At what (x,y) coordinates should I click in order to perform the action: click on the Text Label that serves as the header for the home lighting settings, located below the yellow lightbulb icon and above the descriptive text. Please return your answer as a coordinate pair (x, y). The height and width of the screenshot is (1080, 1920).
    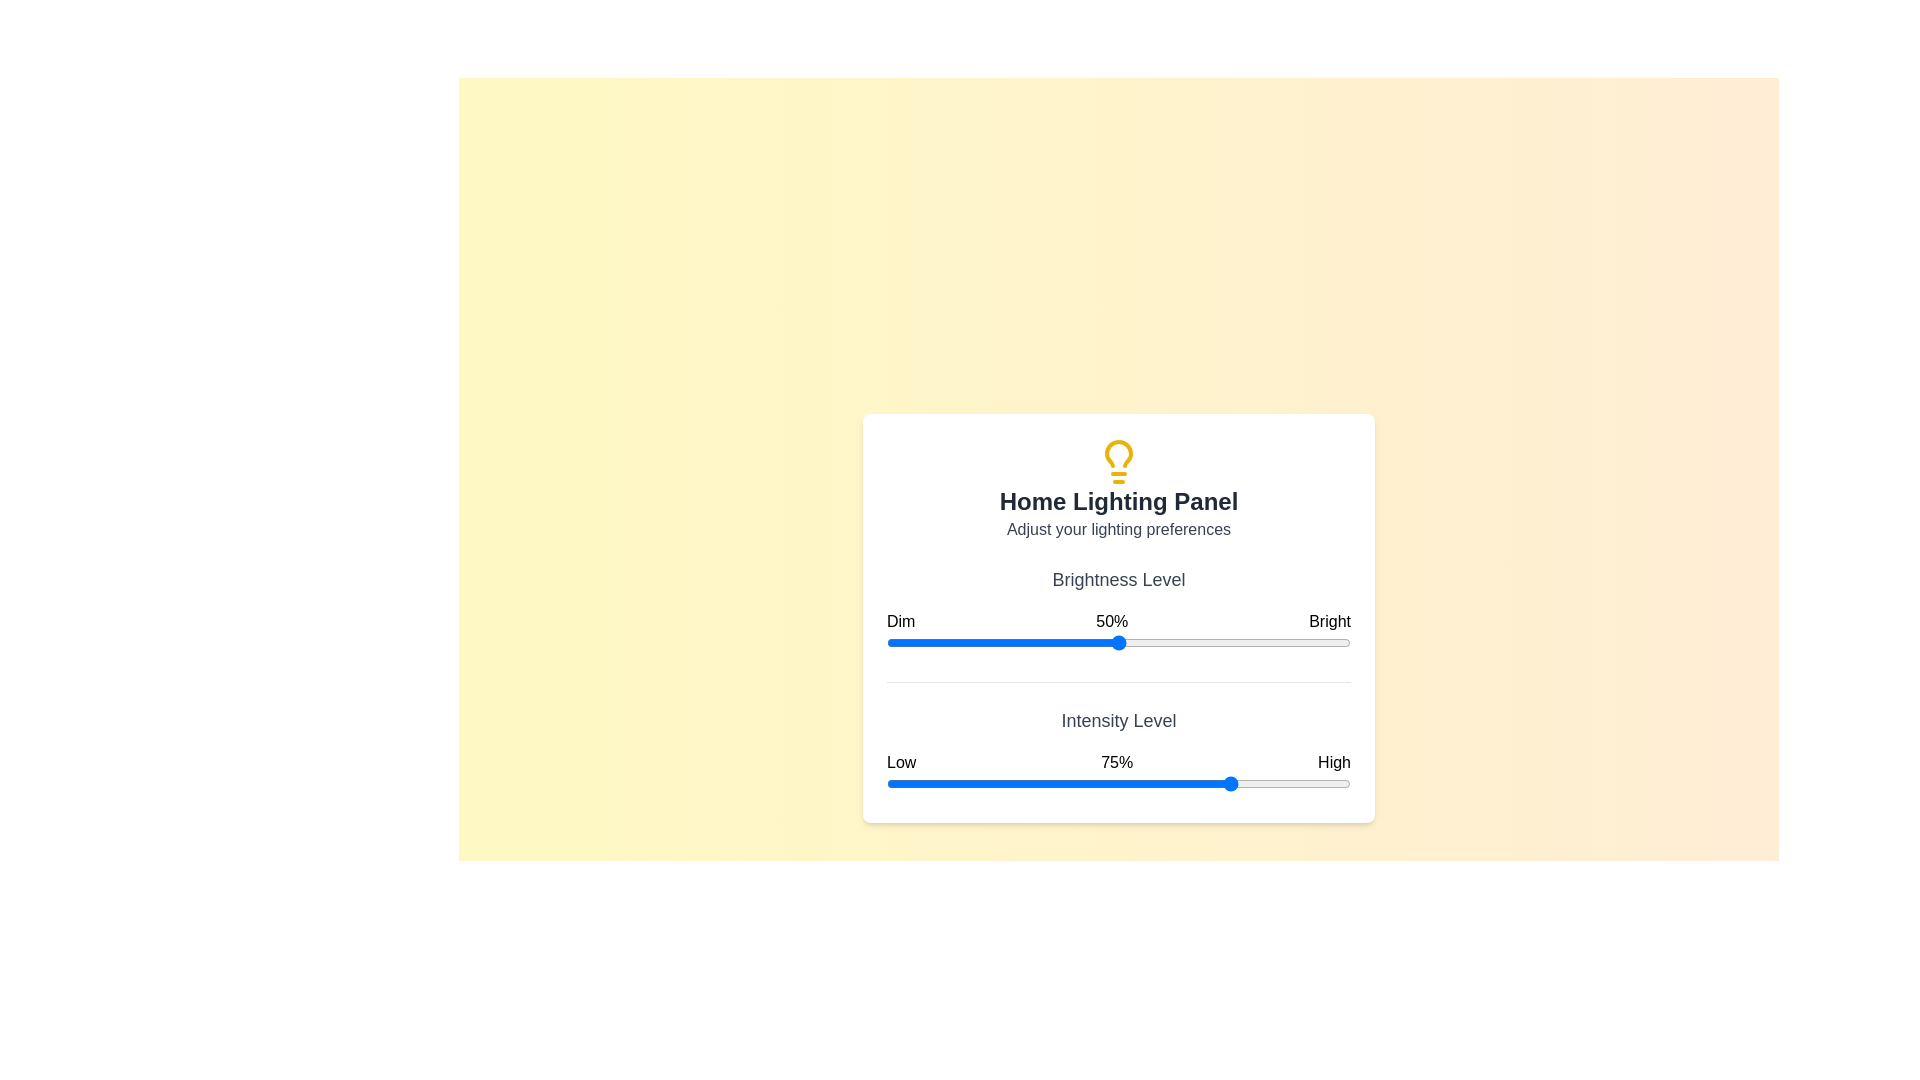
    Looking at the image, I should click on (1117, 500).